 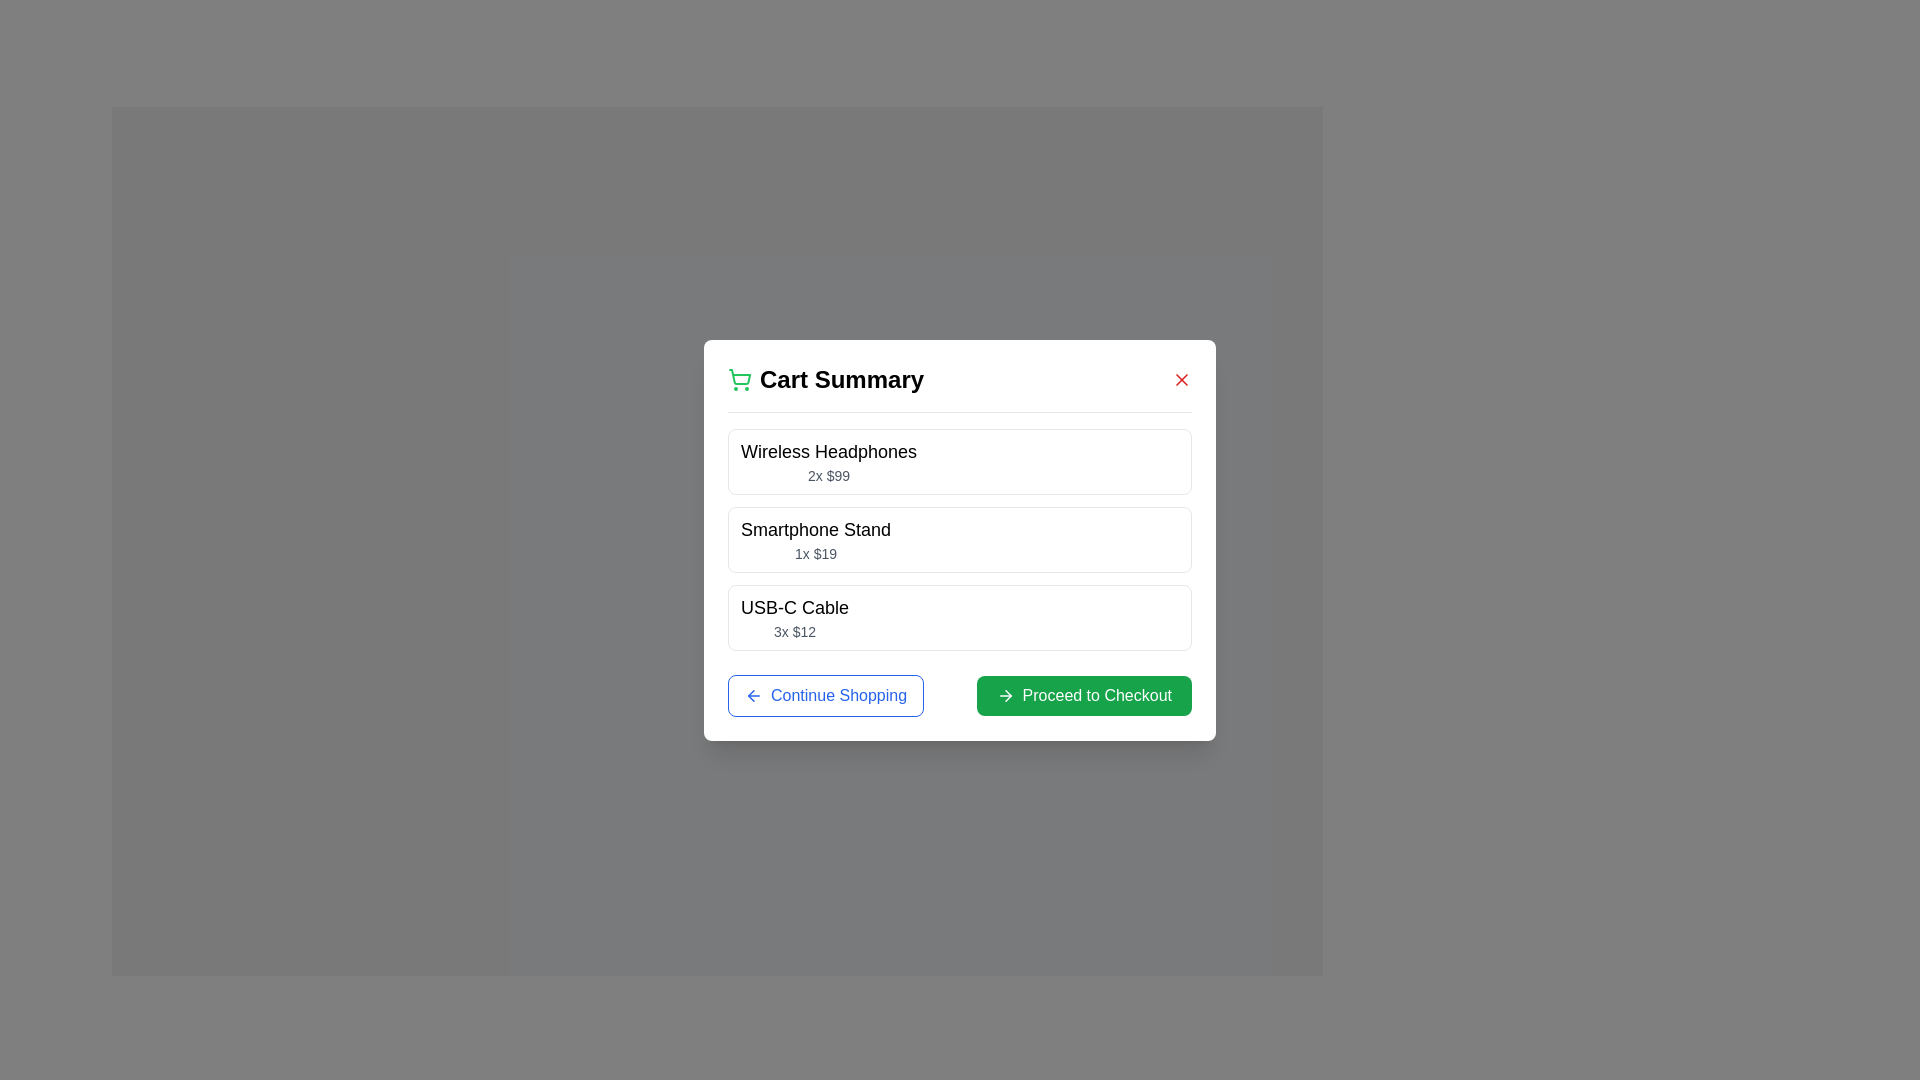 I want to click on the text display element that shows the description and cost information for the 'USB-C Cable' item in the 'Cart Summary' dialog box, located below the 'Smartphone Stand' item, so click(x=794, y=616).